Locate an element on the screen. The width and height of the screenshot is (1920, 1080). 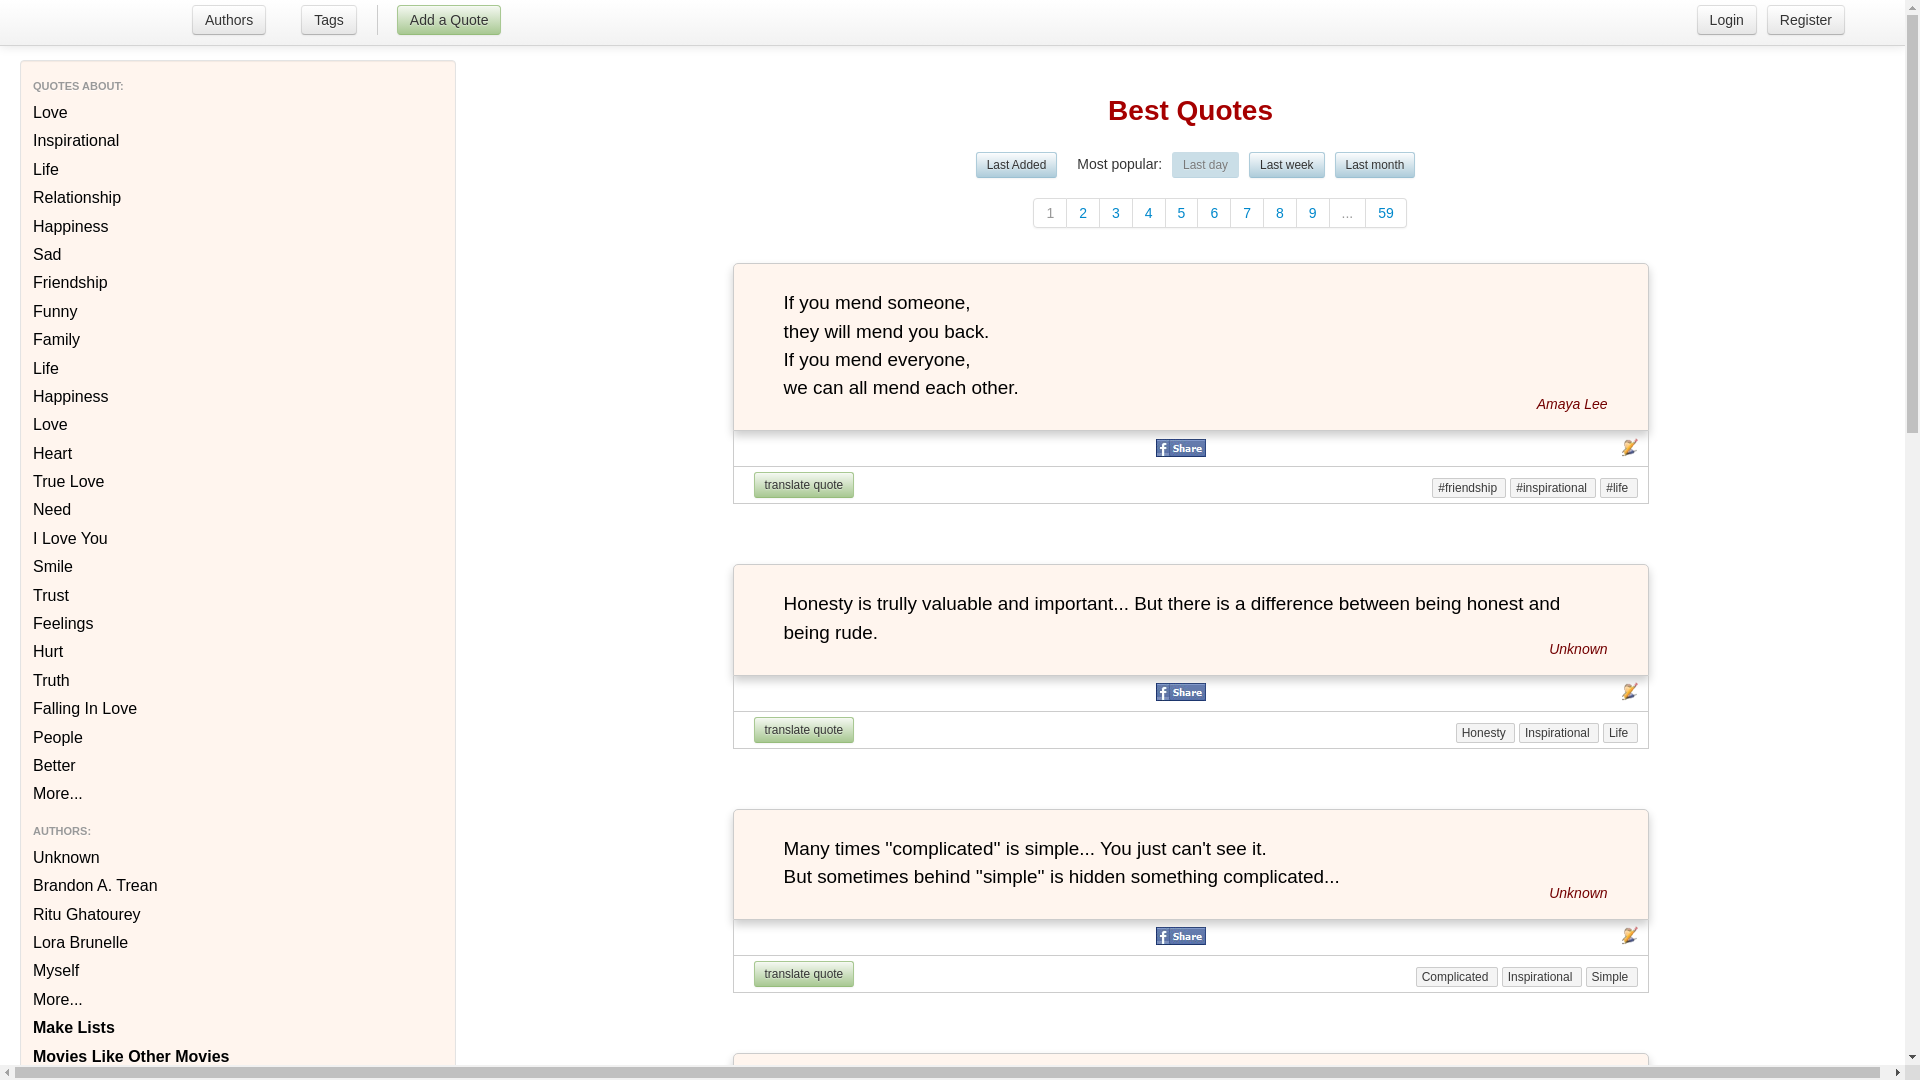
'Tags' is located at coordinates (329, 22).